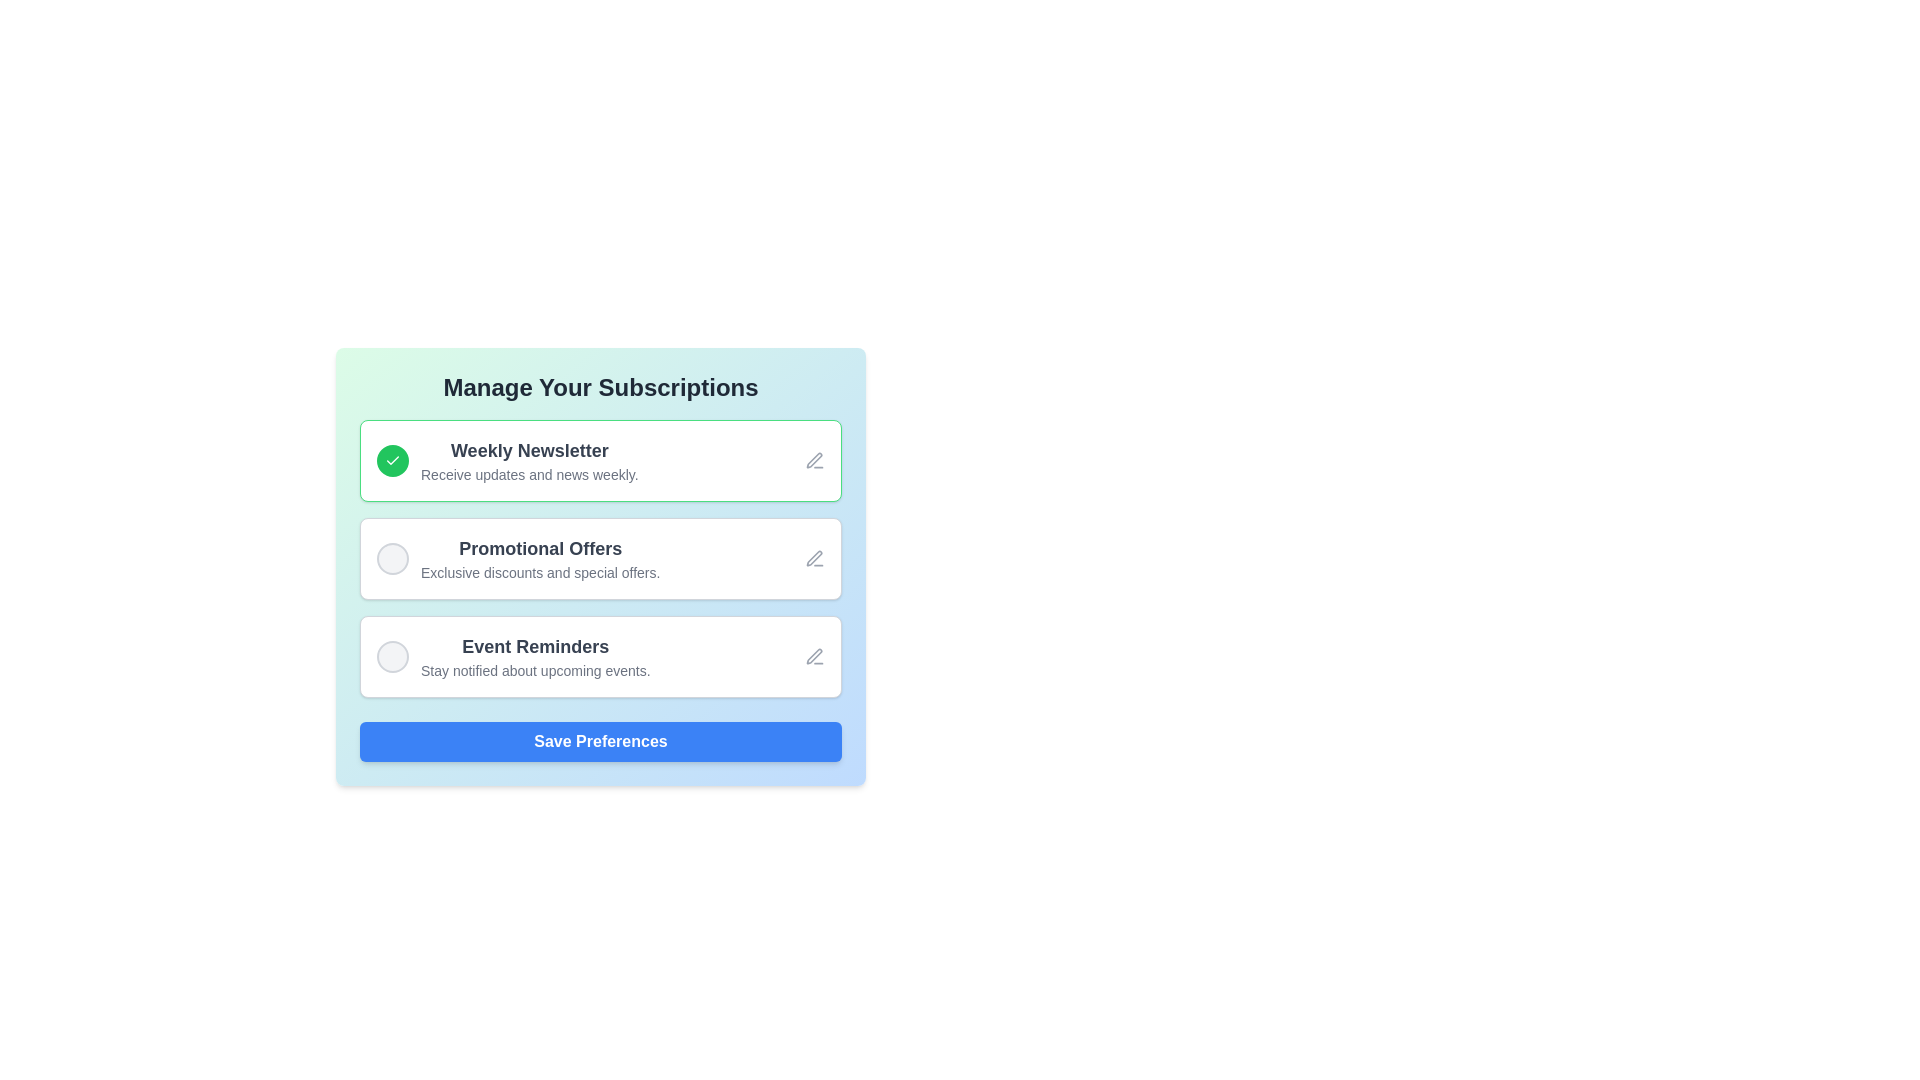 Image resolution: width=1920 pixels, height=1080 pixels. I want to click on the edit button in the 'Weekly Newsletter' section, so click(814, 460).